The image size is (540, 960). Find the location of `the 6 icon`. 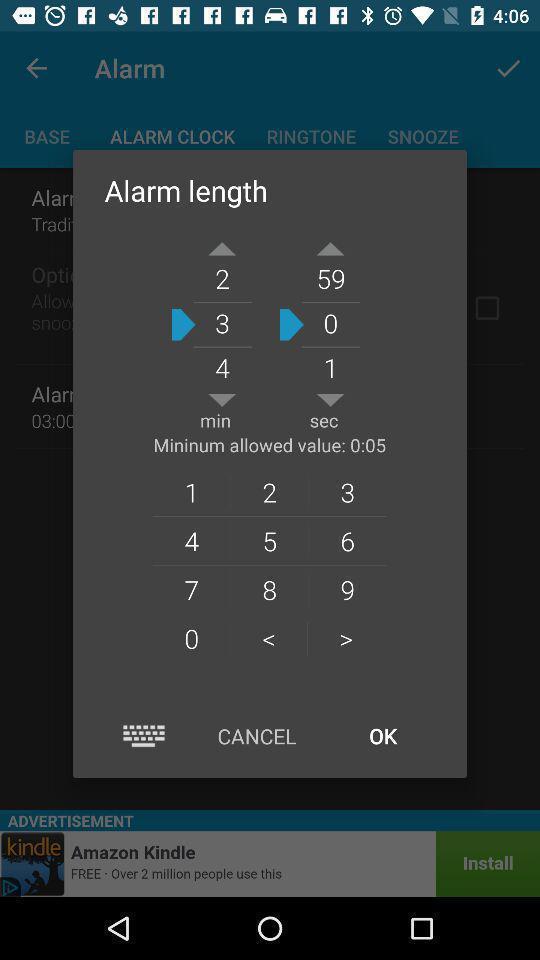

the 6 icon is located at coordinates (346, 539).